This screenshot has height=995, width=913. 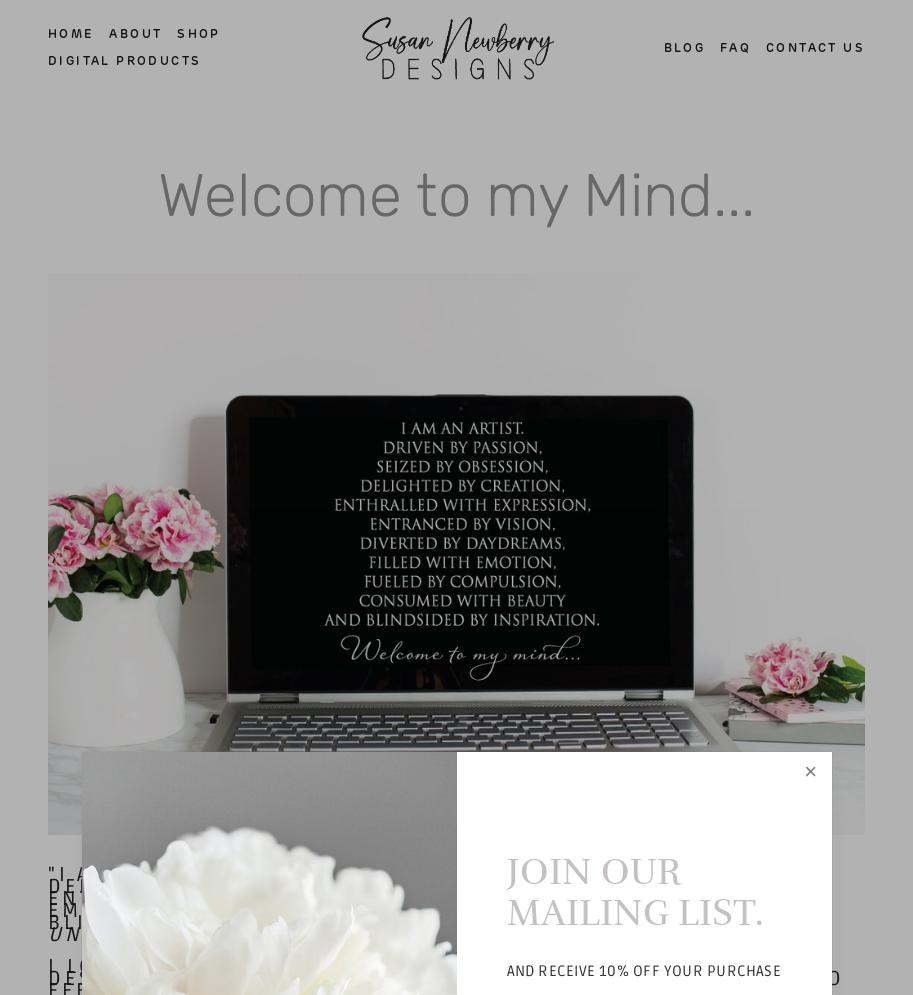 I want to click on 'SHOP', so click(x=198, y=33).